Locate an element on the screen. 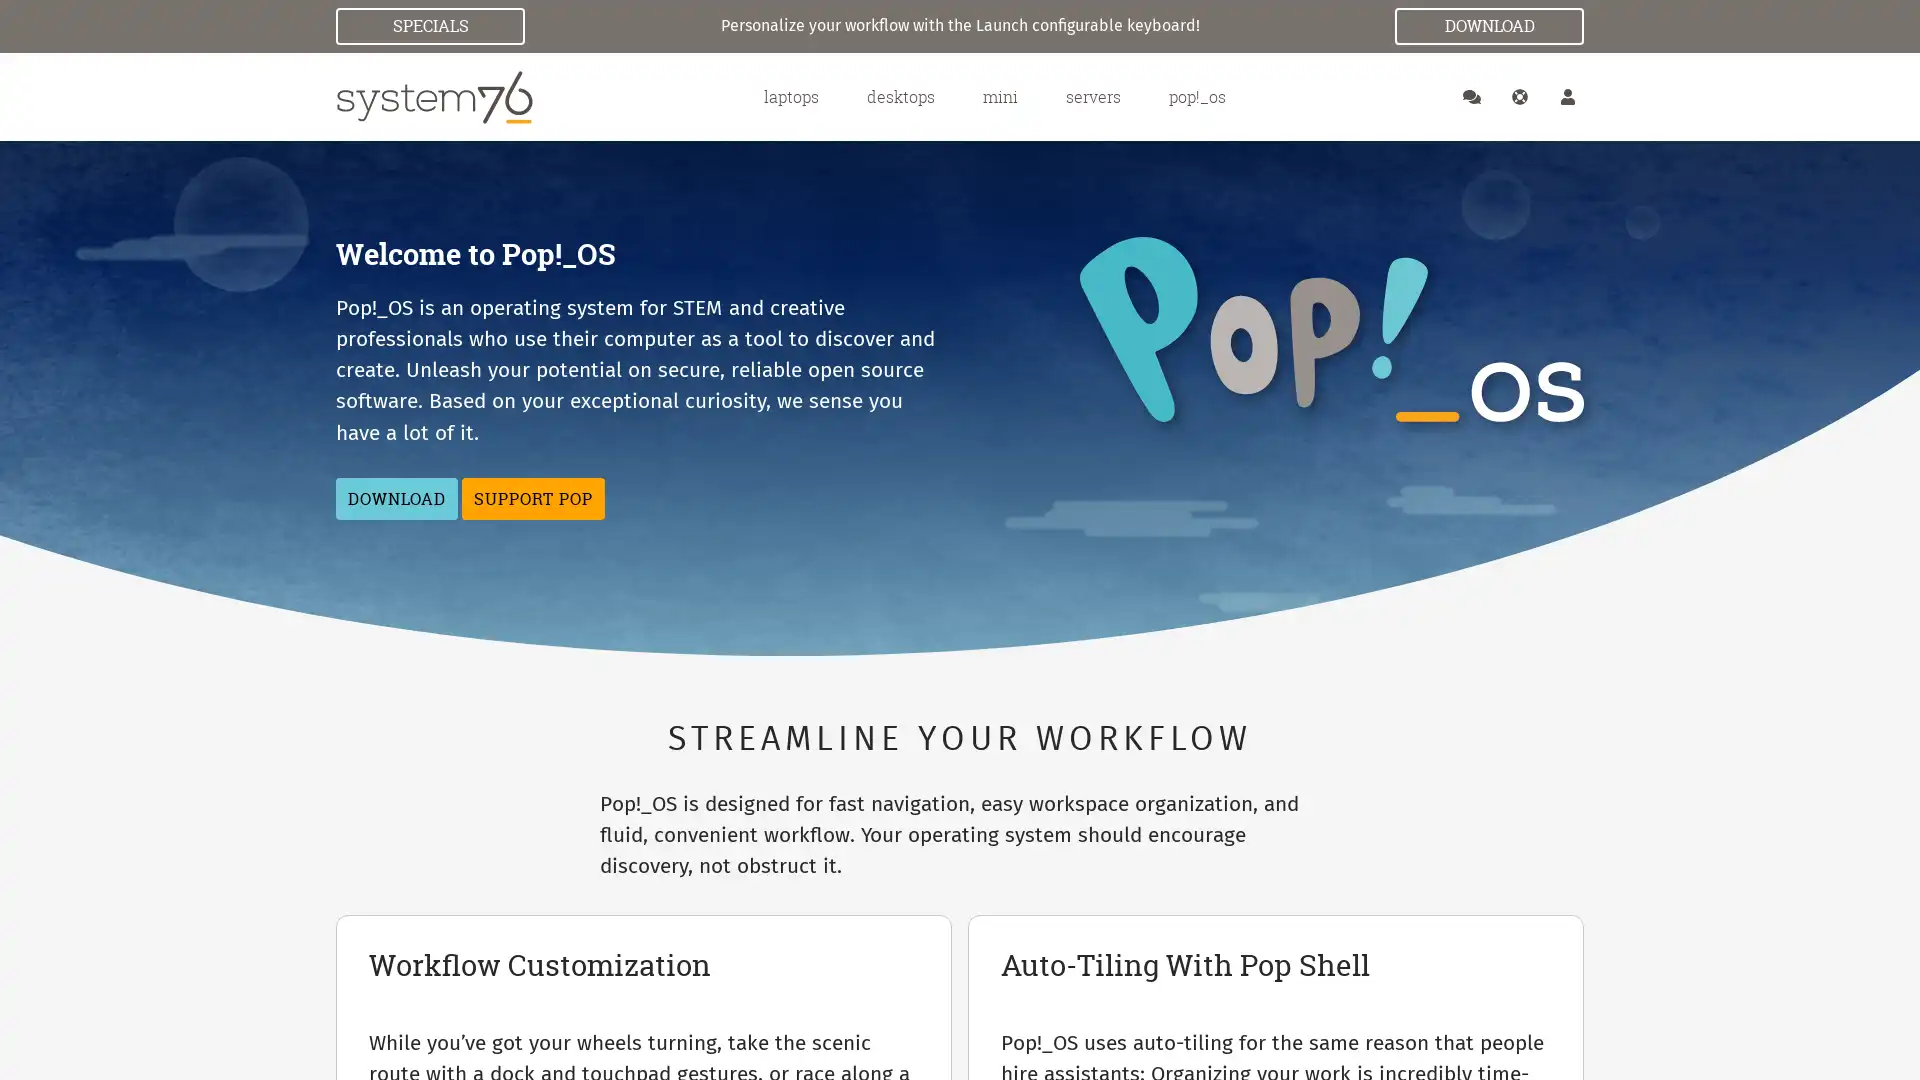  DOWNLOAD is located at coordinates (396, 497).